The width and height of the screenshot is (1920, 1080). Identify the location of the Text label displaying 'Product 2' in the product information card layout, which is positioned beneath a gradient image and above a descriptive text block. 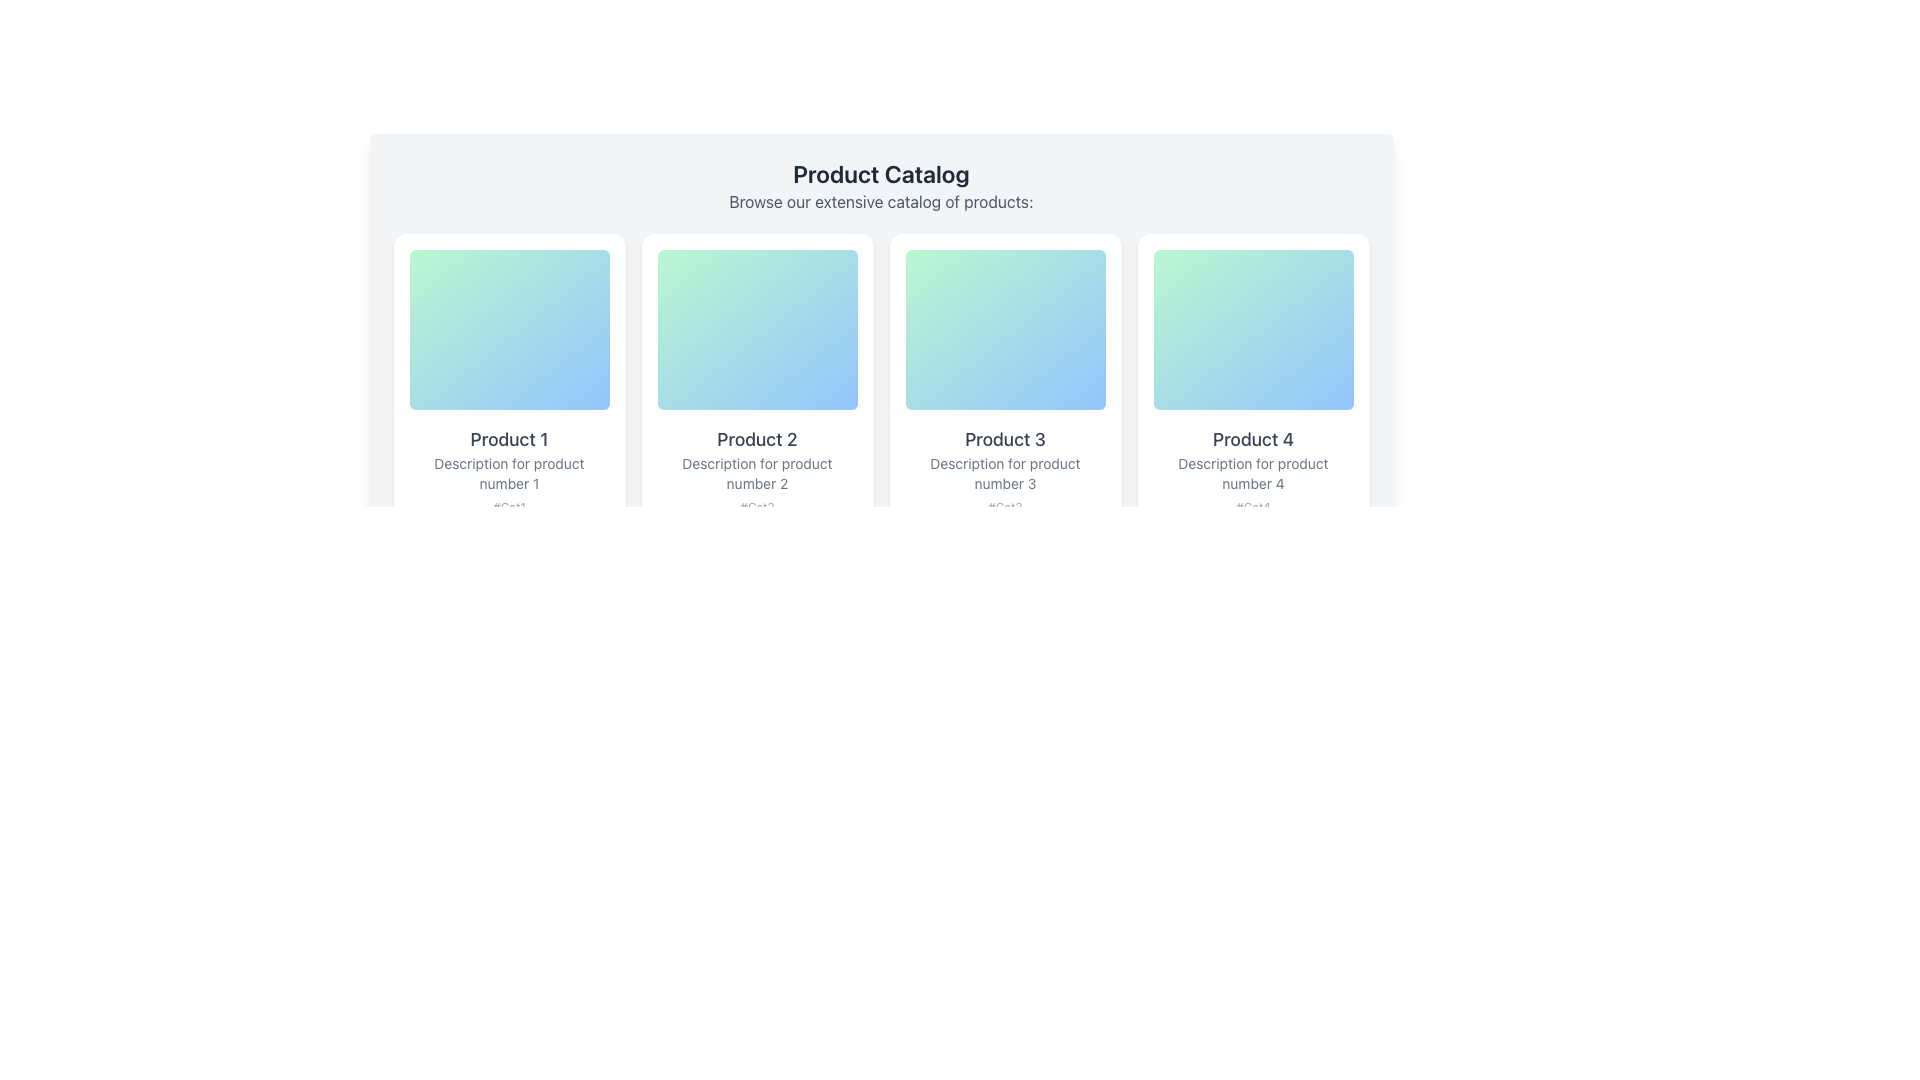
(756, 438).